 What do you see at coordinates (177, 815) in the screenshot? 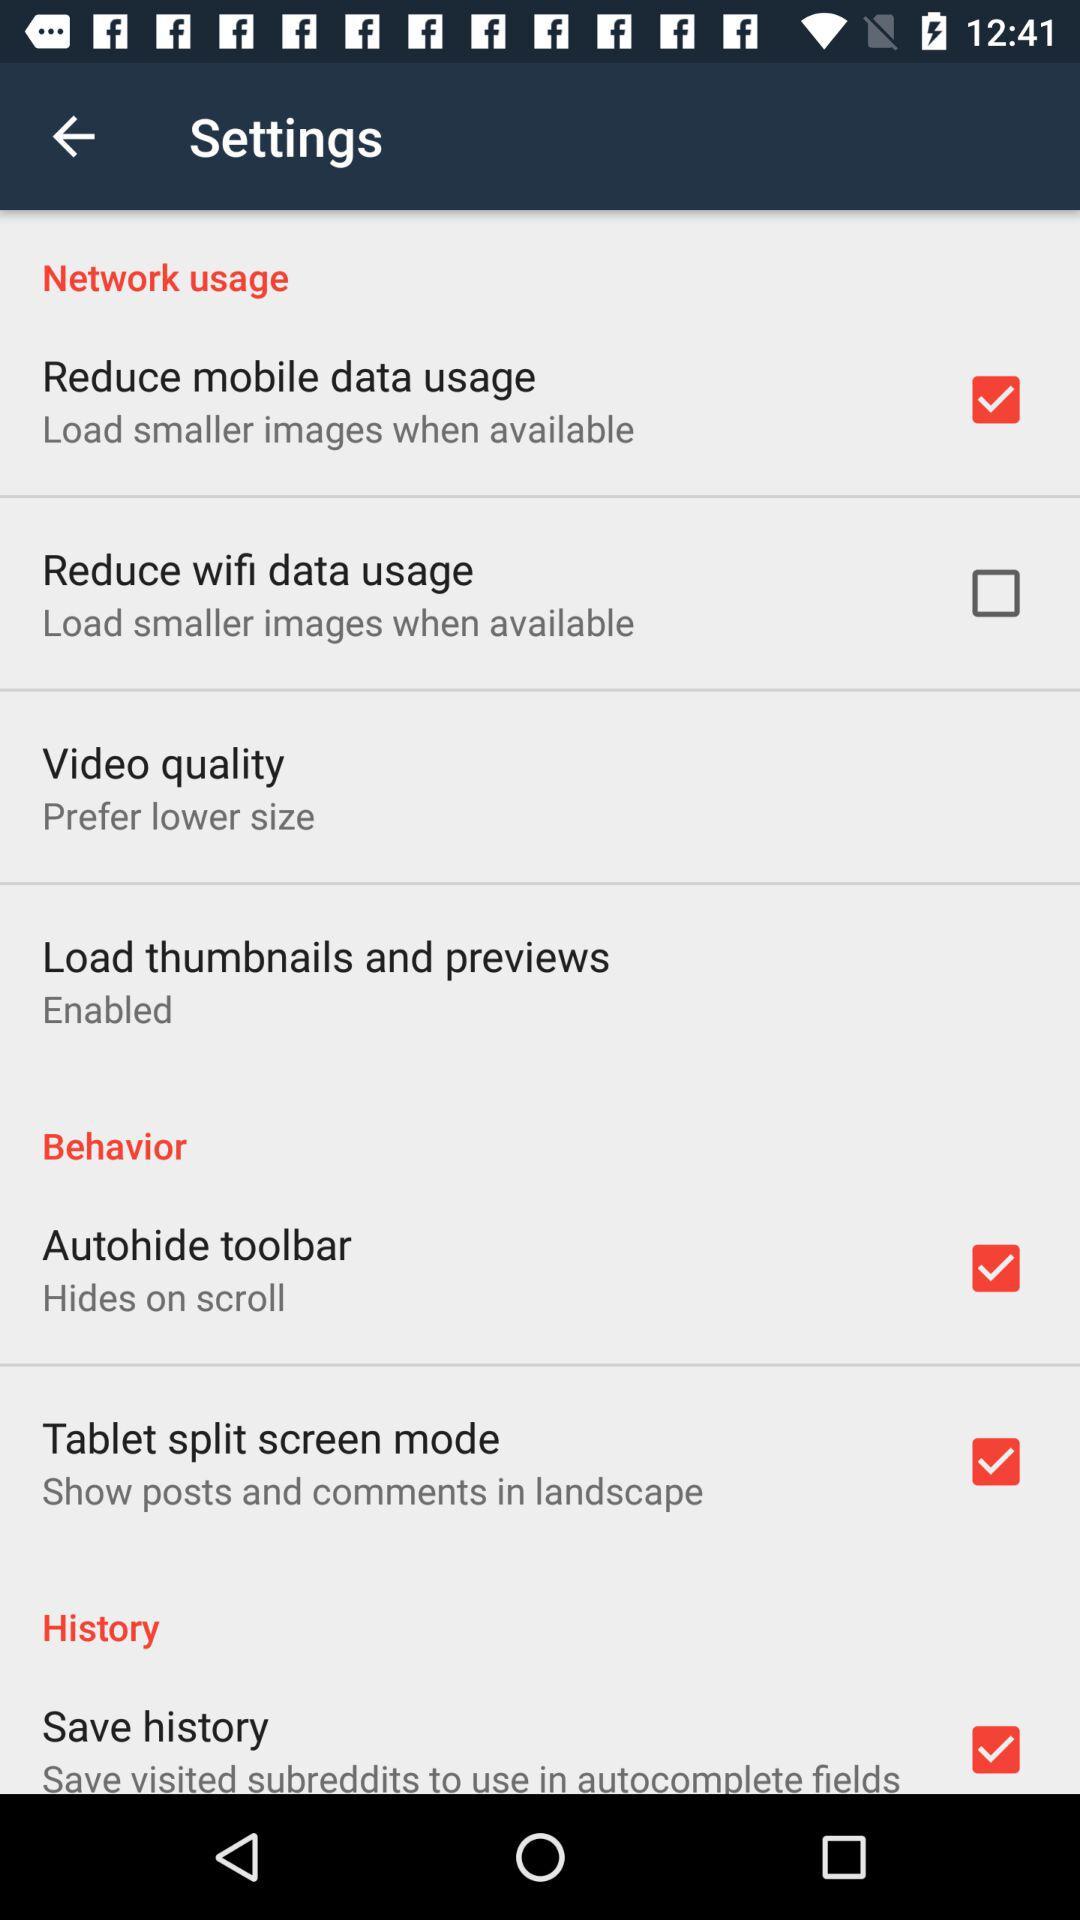
I see `item below video quality icon` at bounding box center [177, 815].